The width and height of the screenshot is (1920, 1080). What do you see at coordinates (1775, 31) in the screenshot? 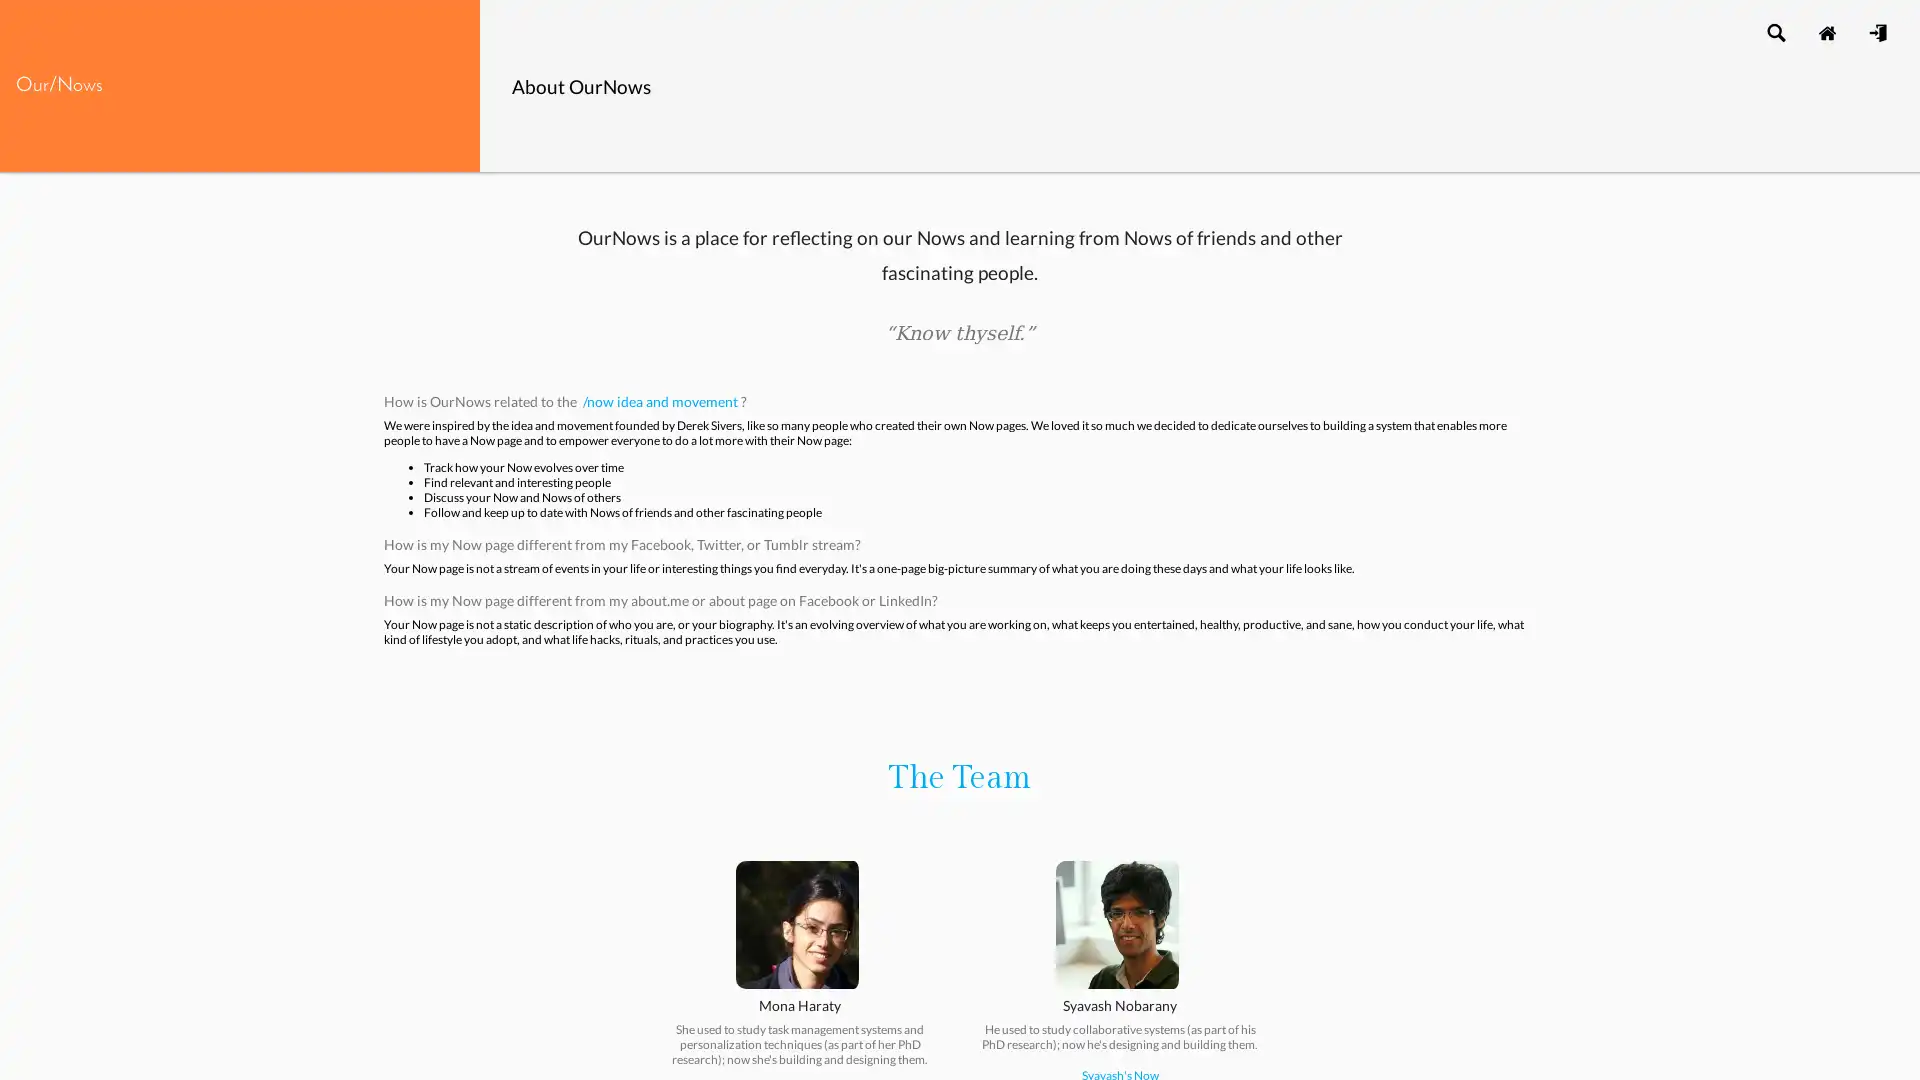
I see `Search` at bounding box center [1775, 31].